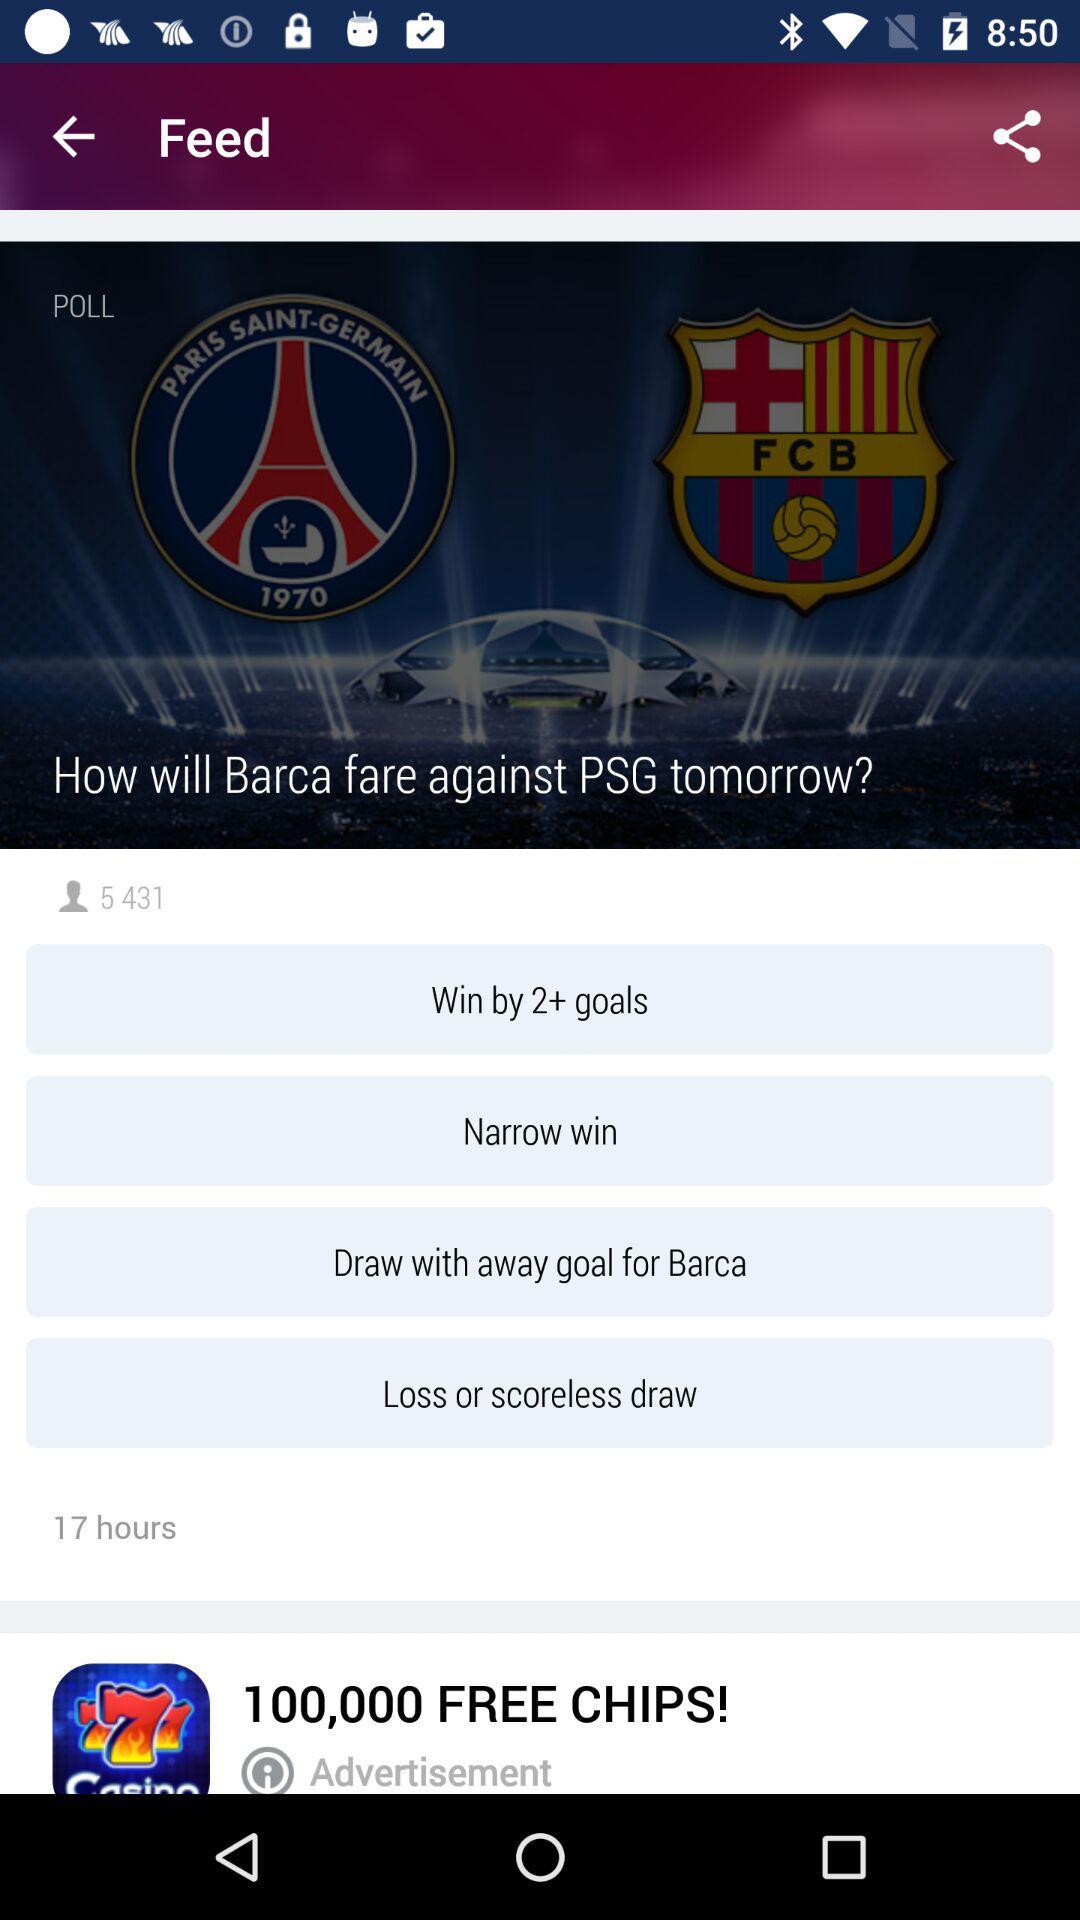  I want to click on the item to the right of the feed, so click(1017, 135).